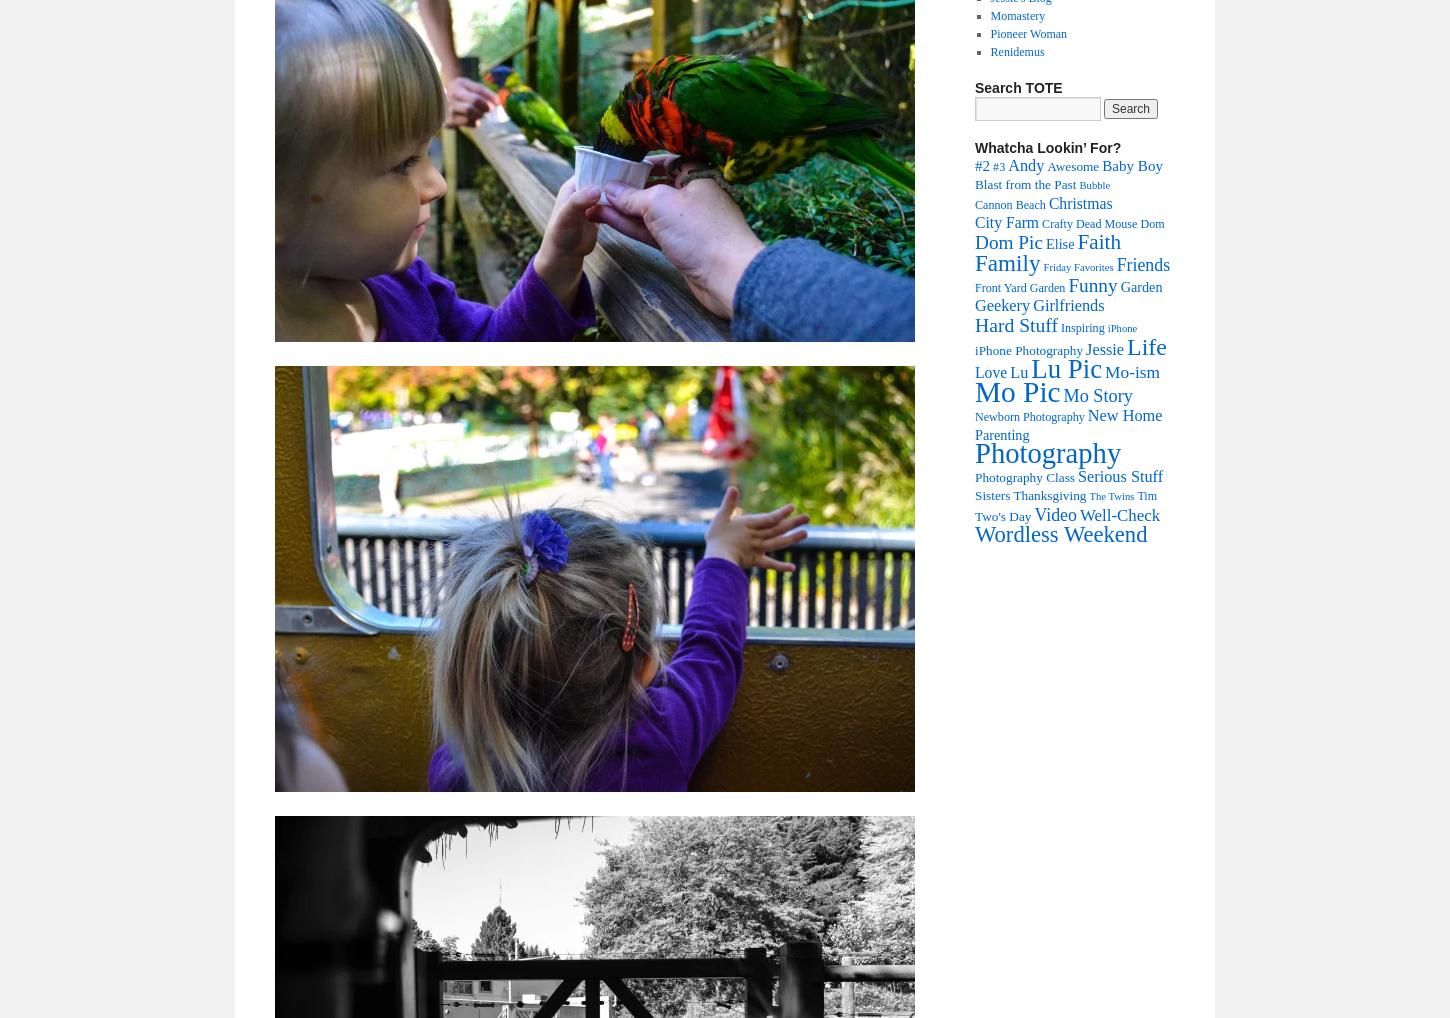  Describe the element at coordinates (1104, 348) in the screenshot. I see `'Jessie'` at that location.